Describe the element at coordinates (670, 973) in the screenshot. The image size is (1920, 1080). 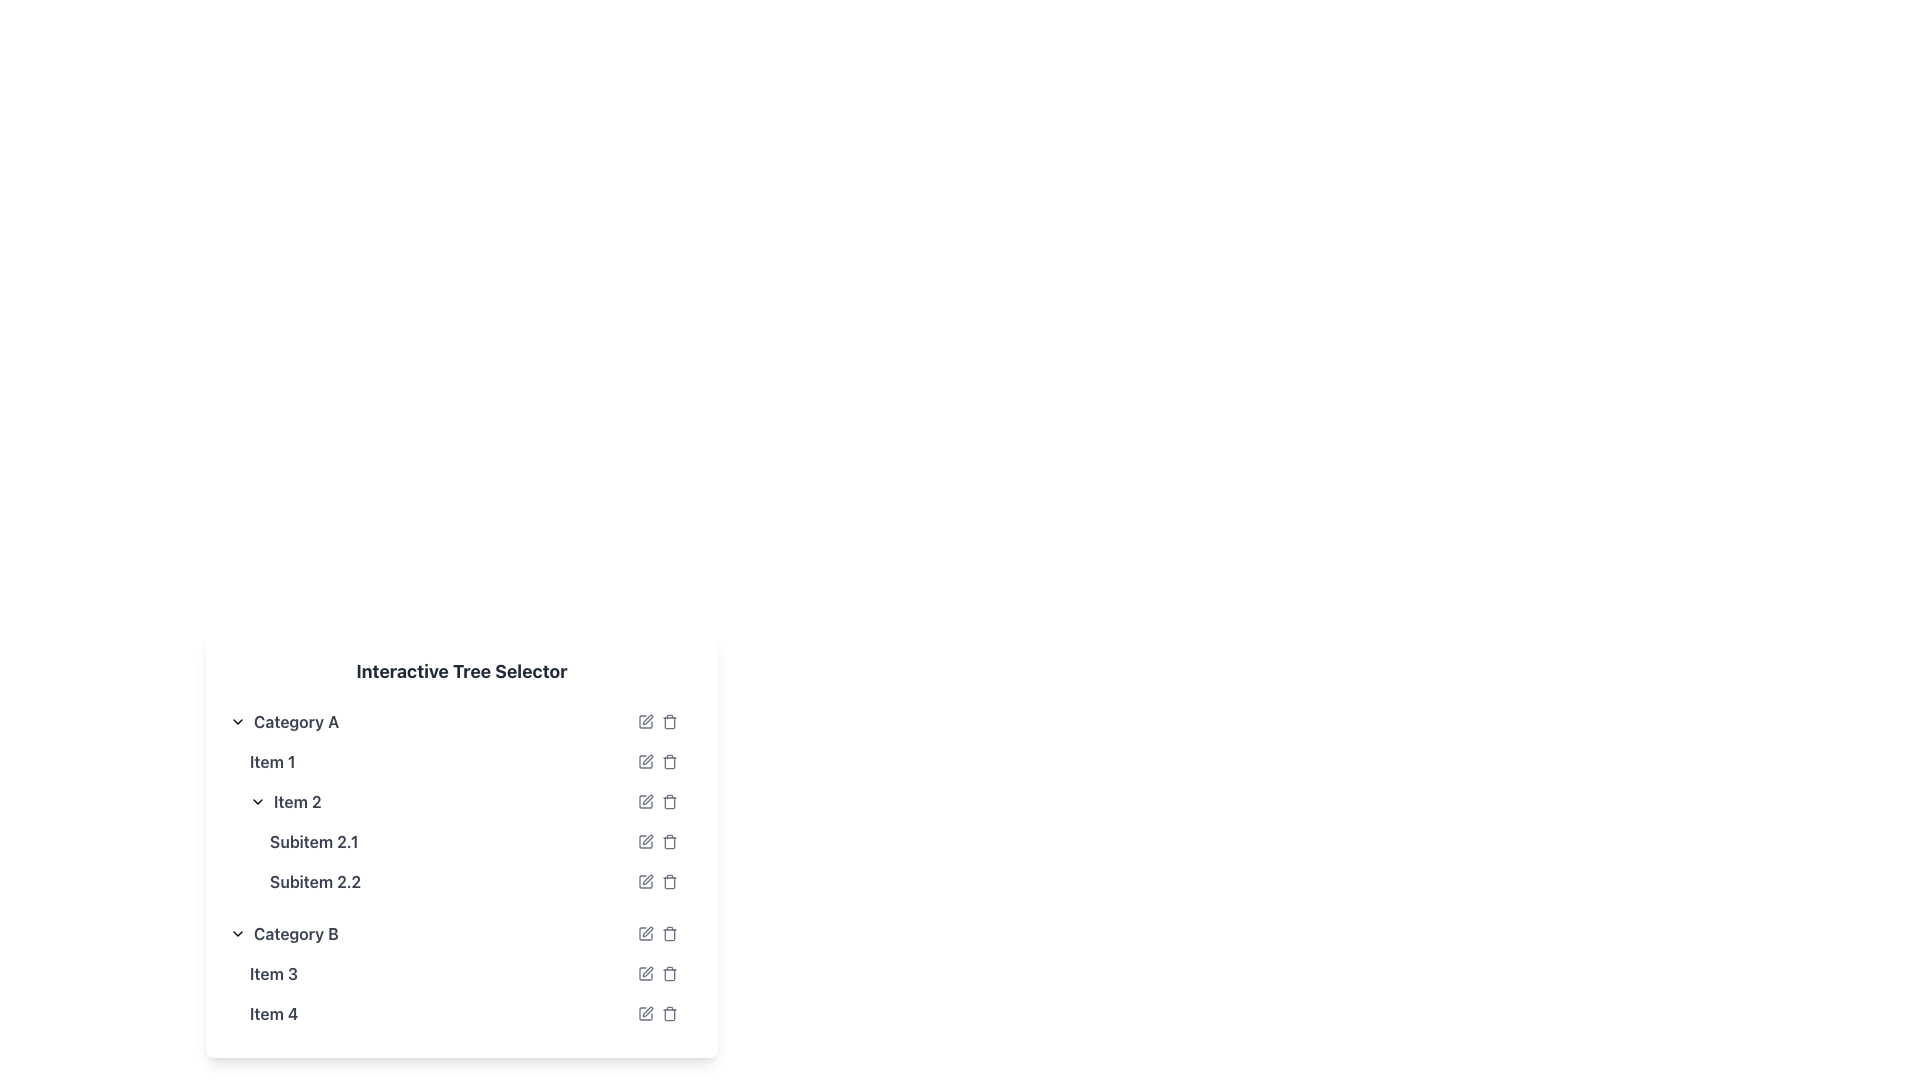
I see `the trash can icon` at that location.